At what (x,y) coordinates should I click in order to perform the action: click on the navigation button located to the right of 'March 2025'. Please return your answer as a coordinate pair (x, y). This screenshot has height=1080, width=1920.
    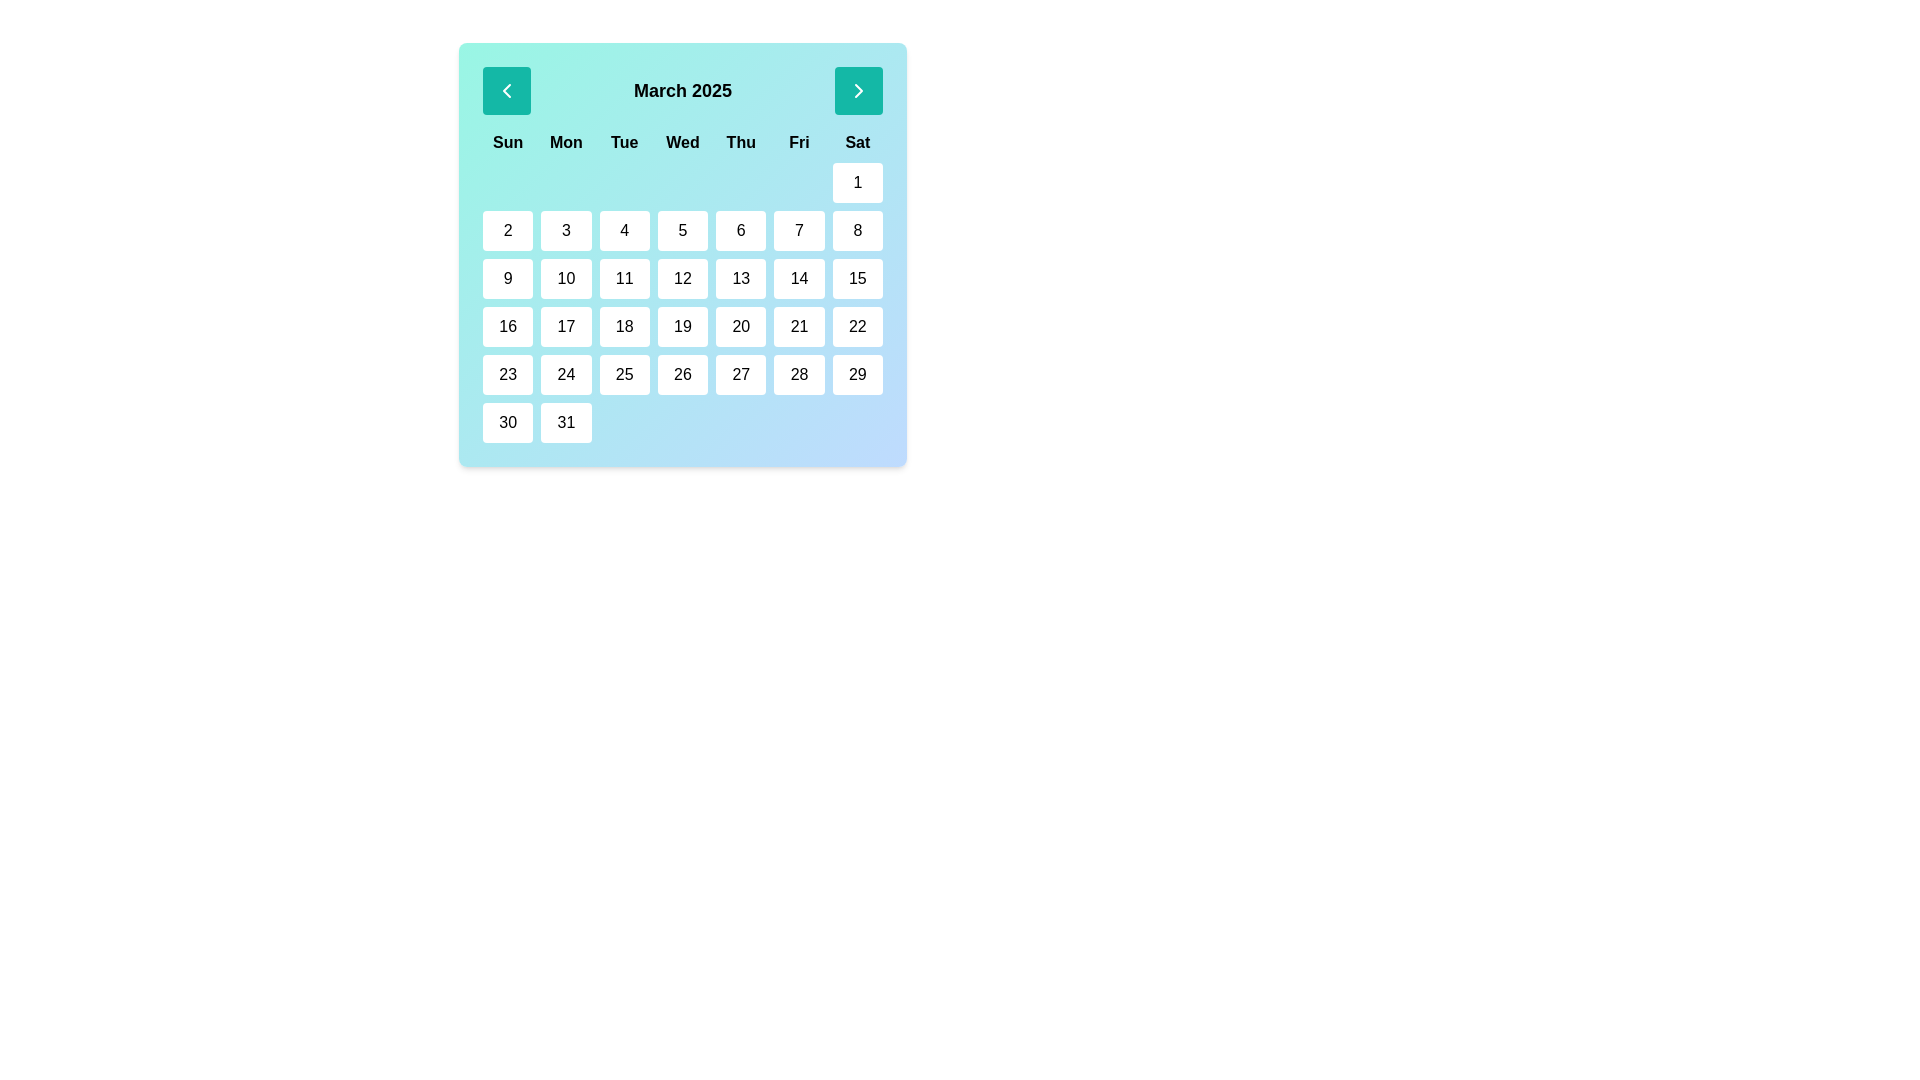
    Looking at the image, I should click on (859, 91).